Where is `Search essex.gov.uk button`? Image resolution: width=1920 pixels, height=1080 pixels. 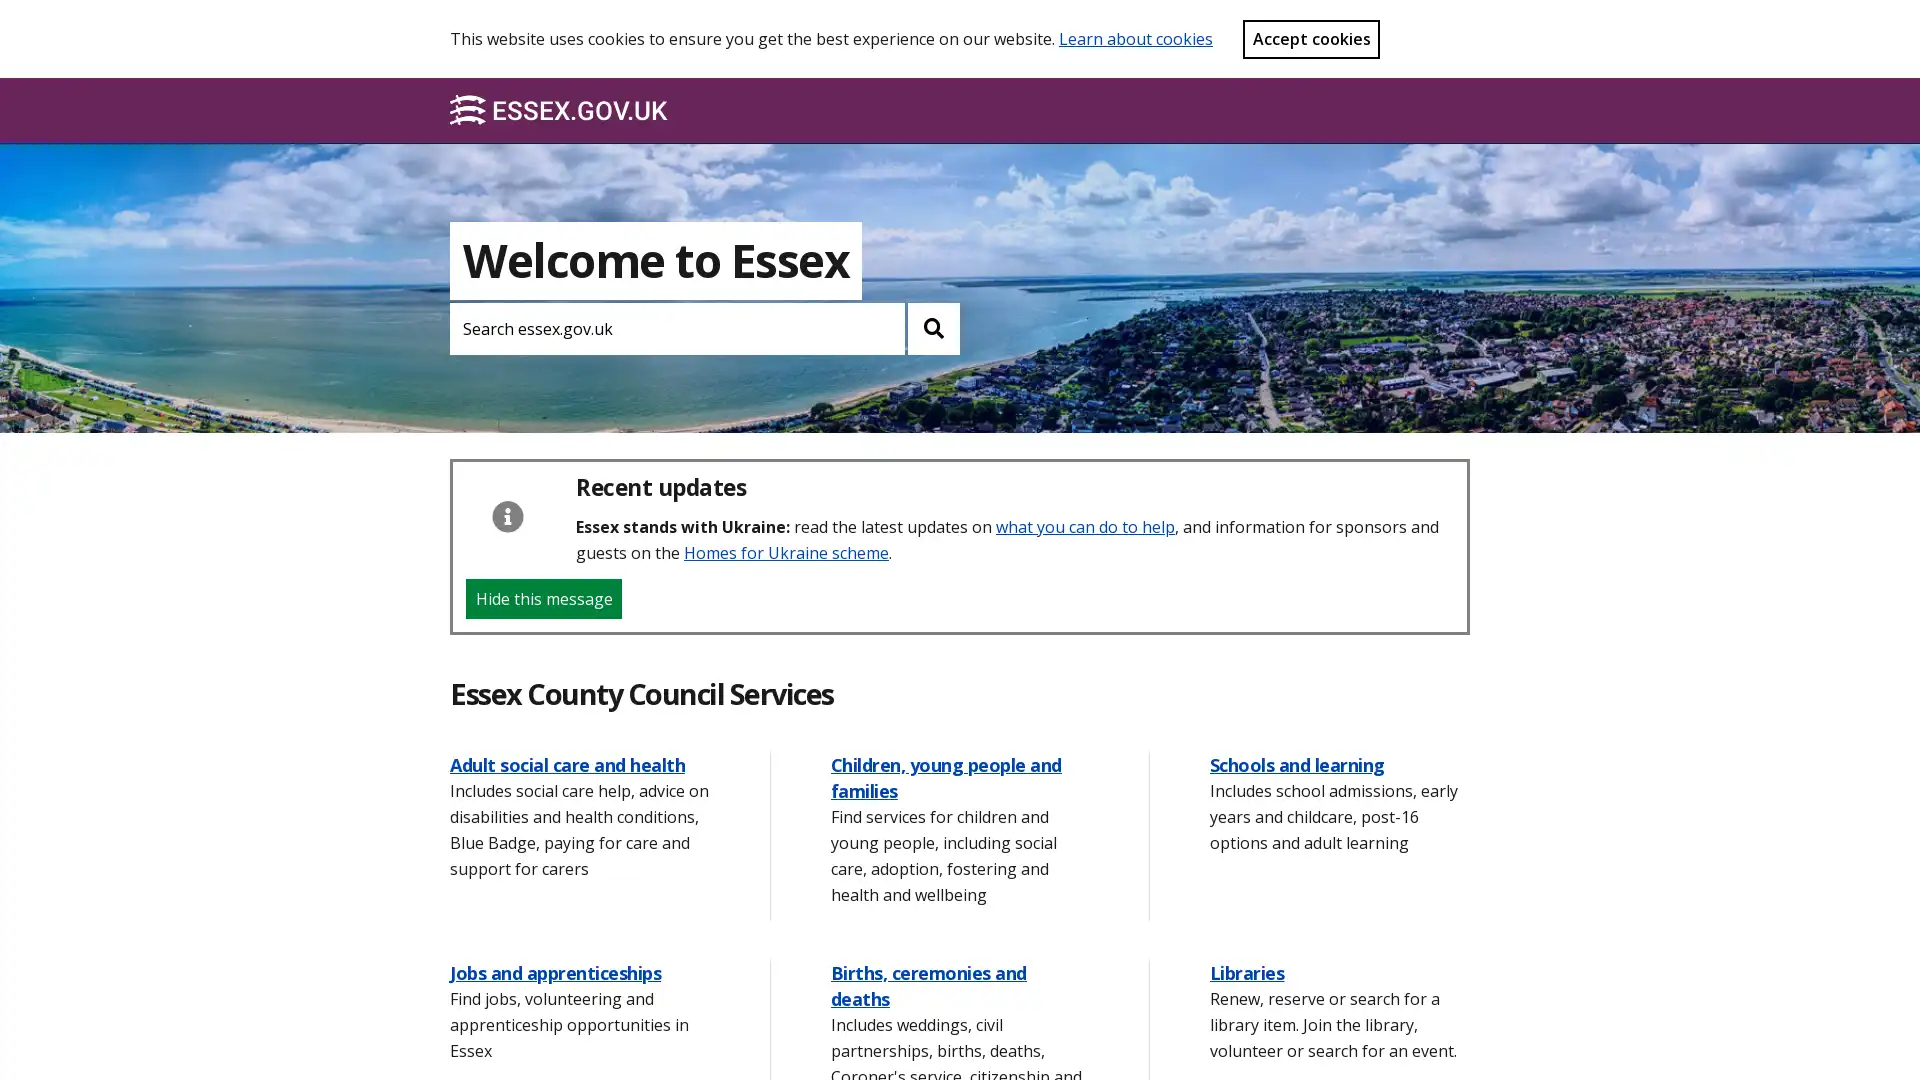 Search essex.gov.uk button is located at coordinates (933, 327).